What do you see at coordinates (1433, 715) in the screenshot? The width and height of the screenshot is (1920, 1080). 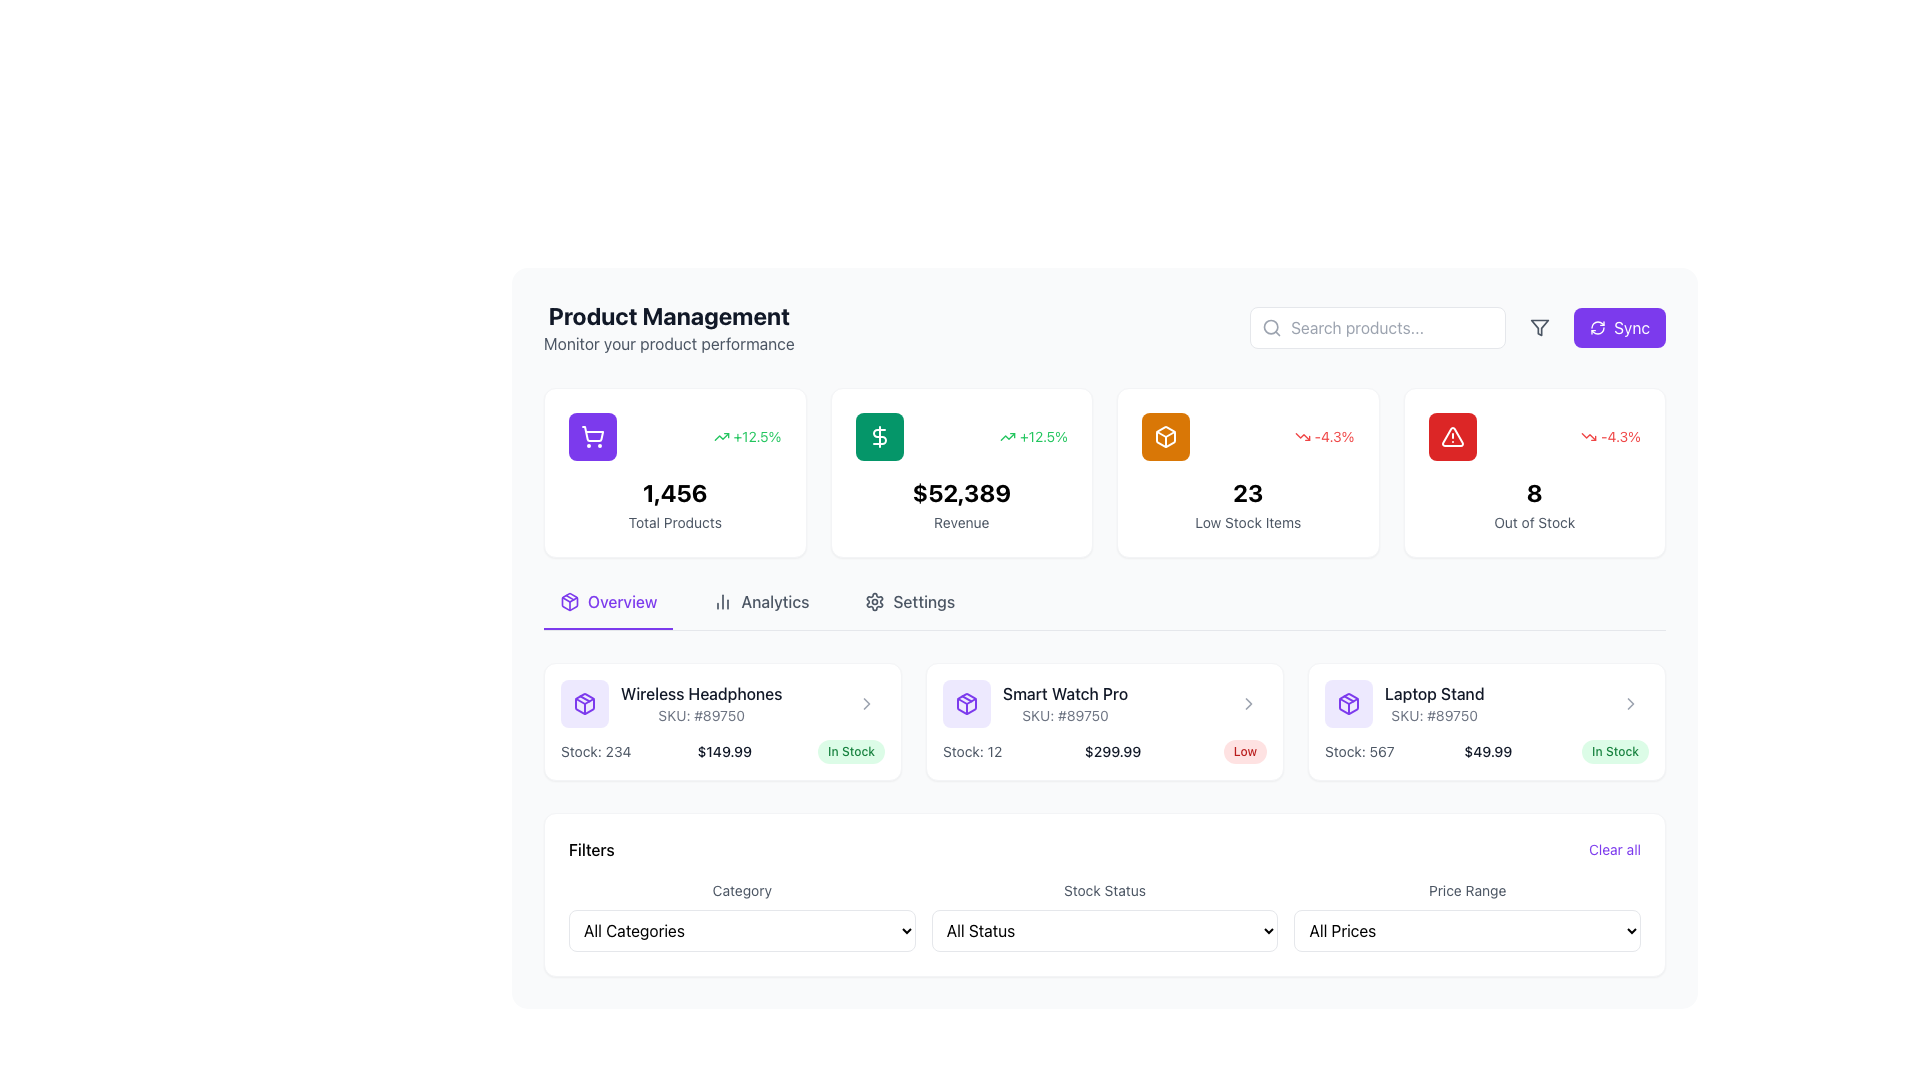 I see `the Text Label displaying 'SKU: #89750', which is positioned below the title 'Laptop Stand' in the product card` at bounding box center [1433, 715].